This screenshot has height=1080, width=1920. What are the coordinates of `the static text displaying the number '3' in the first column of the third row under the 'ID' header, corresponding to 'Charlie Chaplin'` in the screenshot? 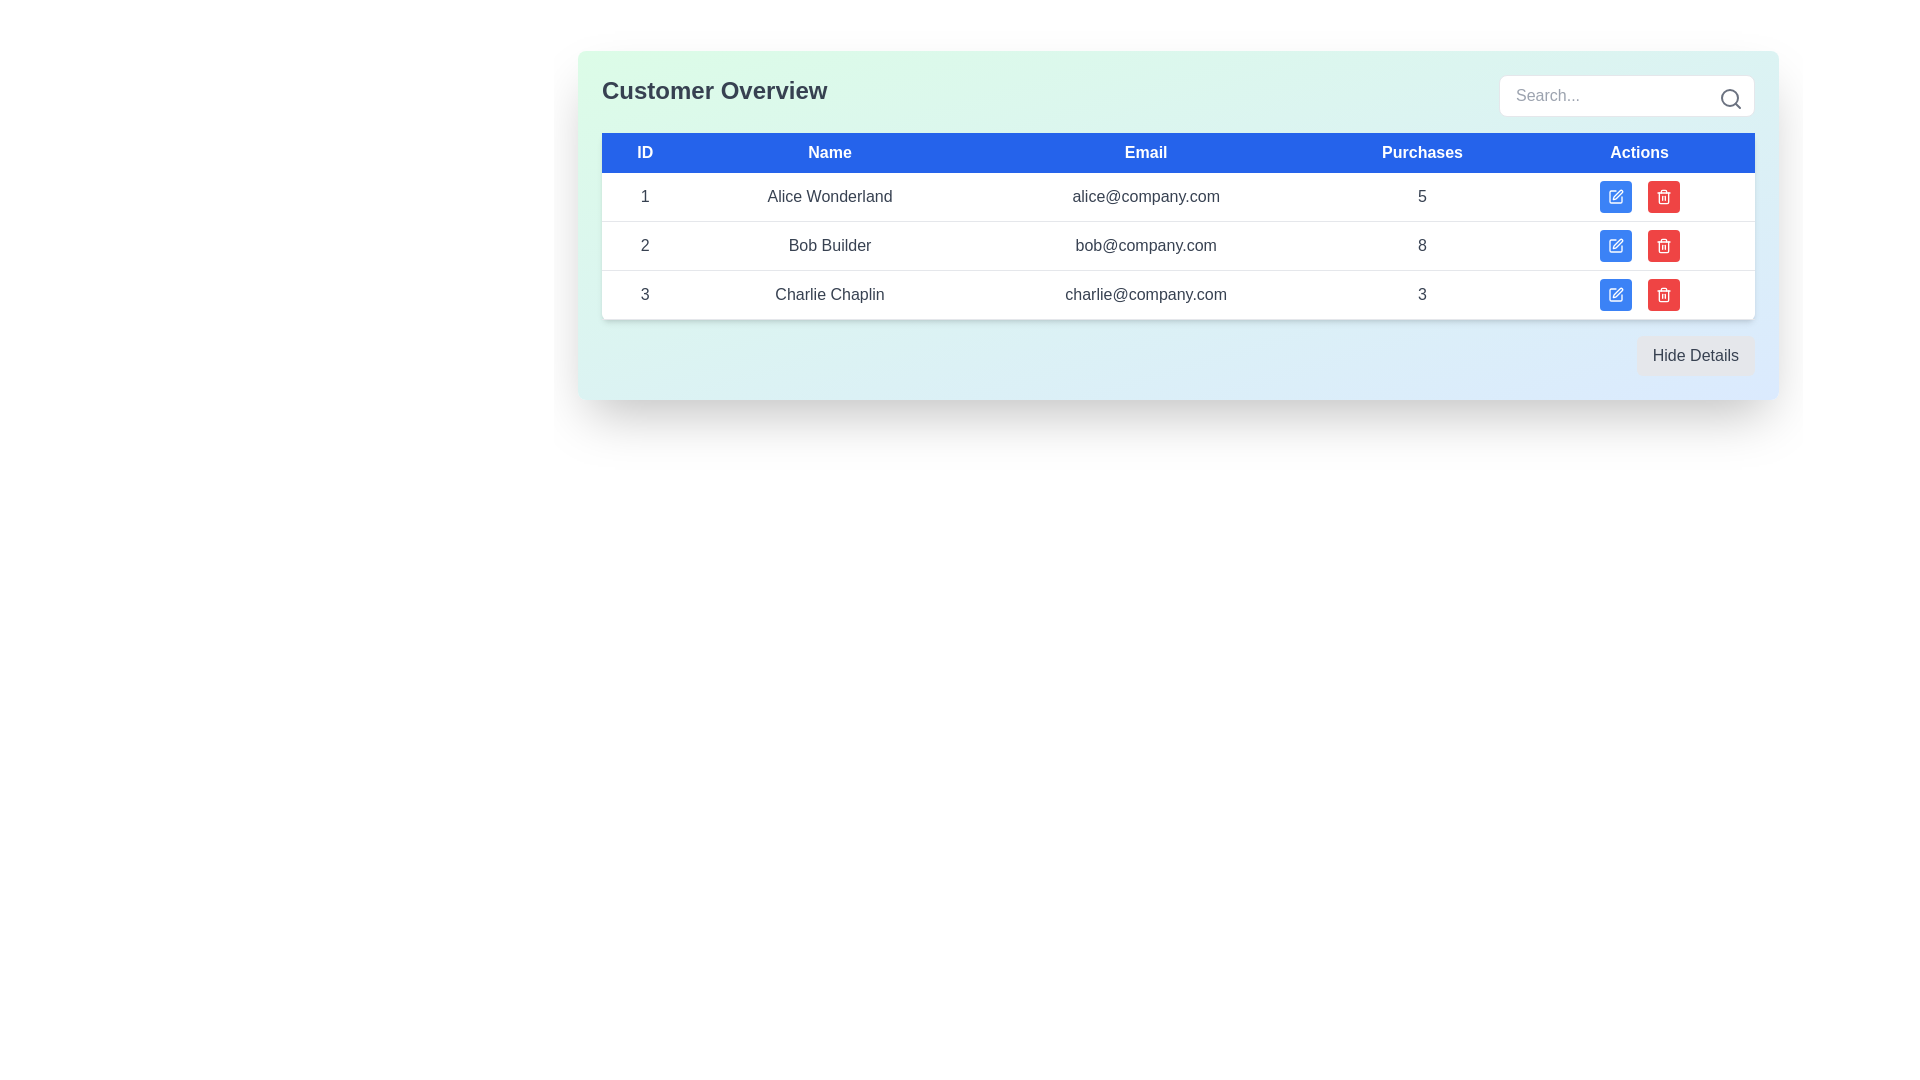 It's located at (645, 294).